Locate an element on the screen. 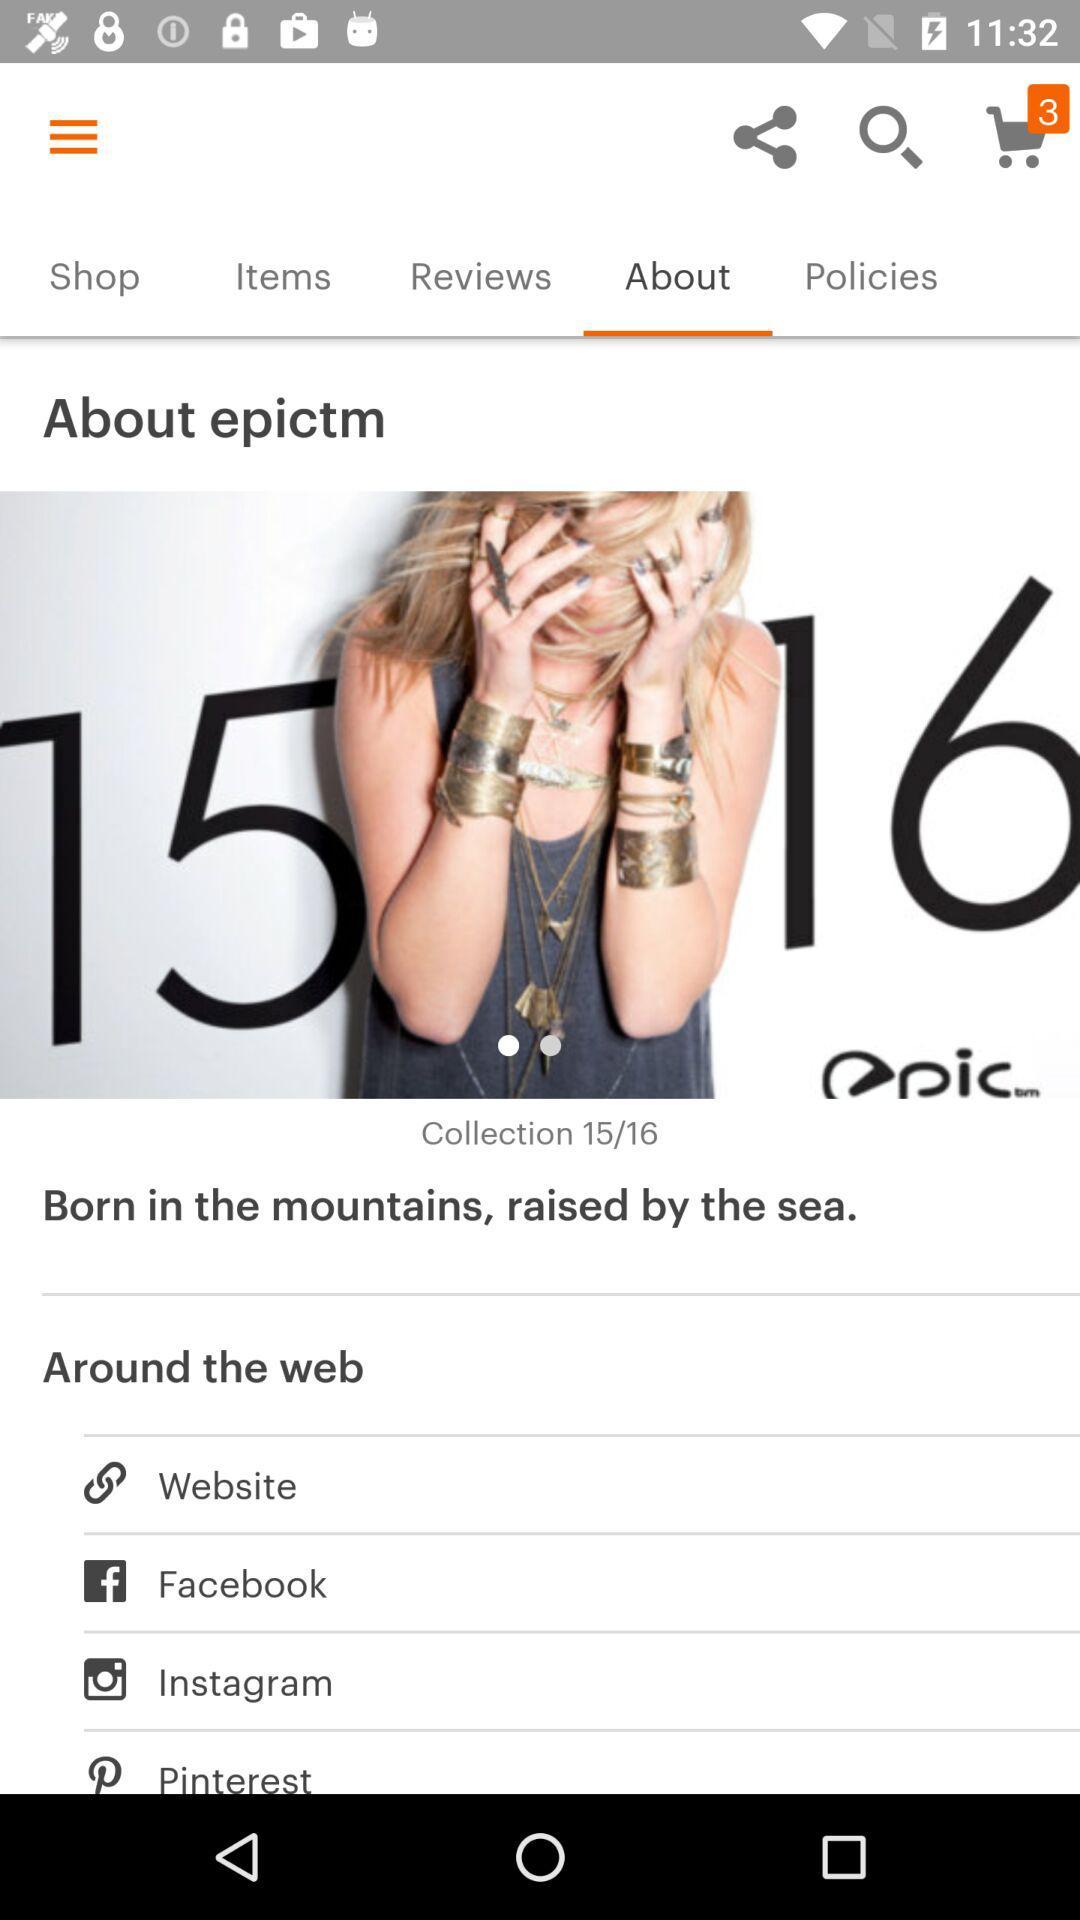  the icon below around the web is located at coordinates (560, 1483).